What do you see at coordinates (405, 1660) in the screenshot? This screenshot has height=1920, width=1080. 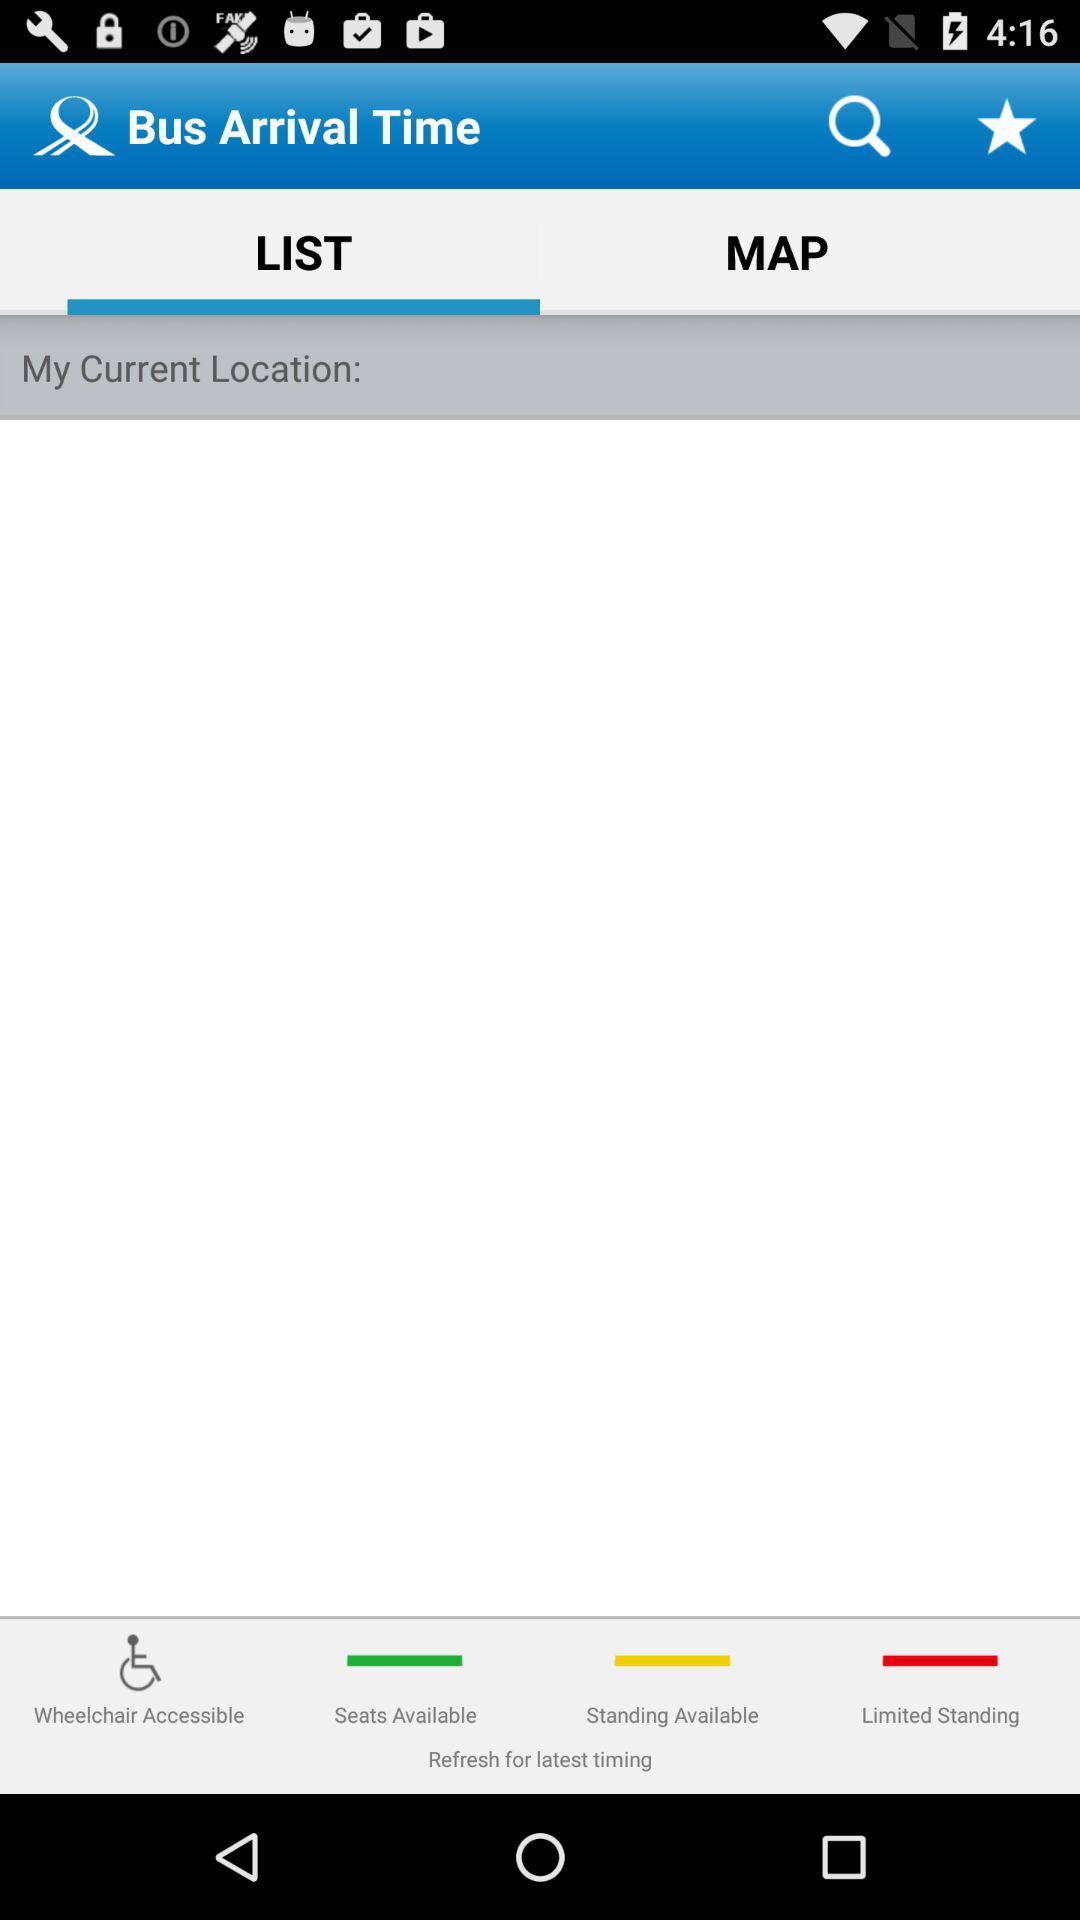 I see `green line above the text seats available` at bounding box center [405, 1660].